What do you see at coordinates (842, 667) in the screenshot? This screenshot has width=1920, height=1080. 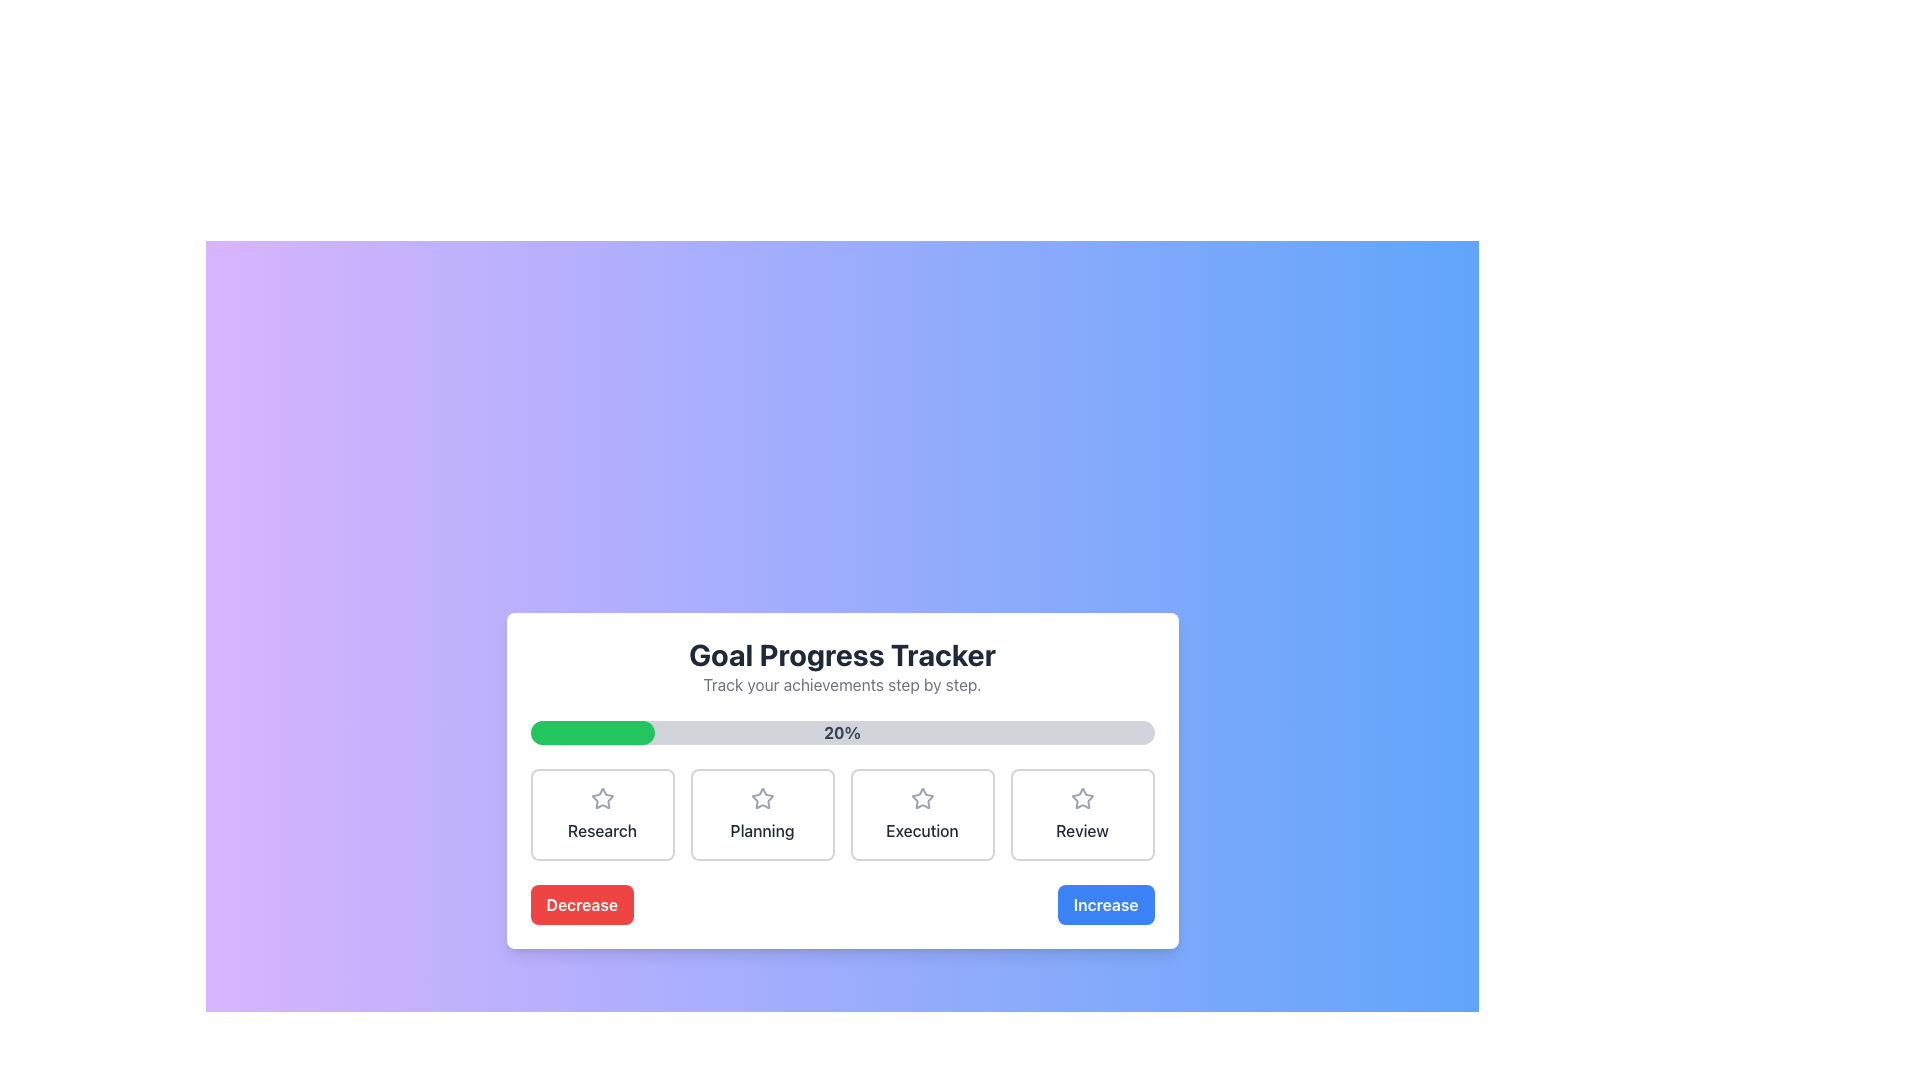 I see `the text block titled 'Goal Progress Tracker'` at bounding box center [842, 667].